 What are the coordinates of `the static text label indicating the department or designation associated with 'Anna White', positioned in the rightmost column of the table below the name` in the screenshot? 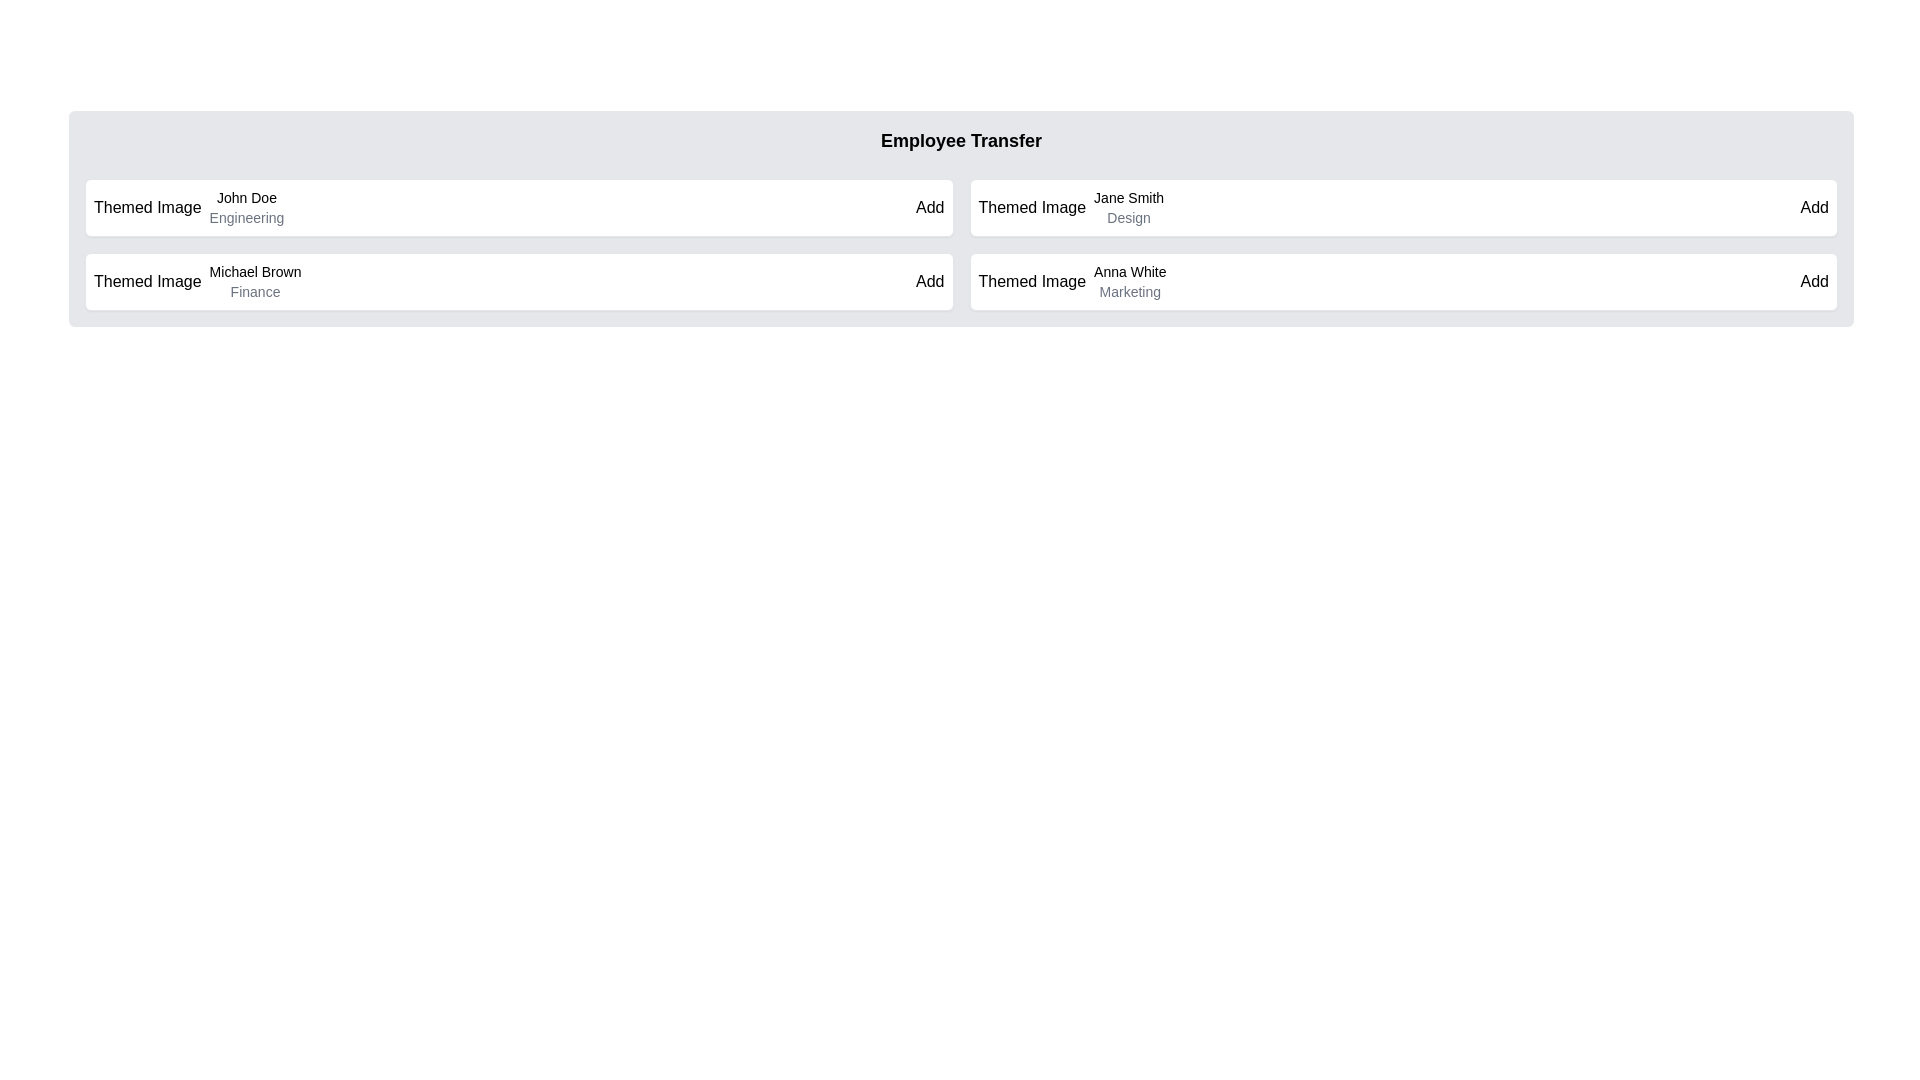 It's located at (1130, 292).